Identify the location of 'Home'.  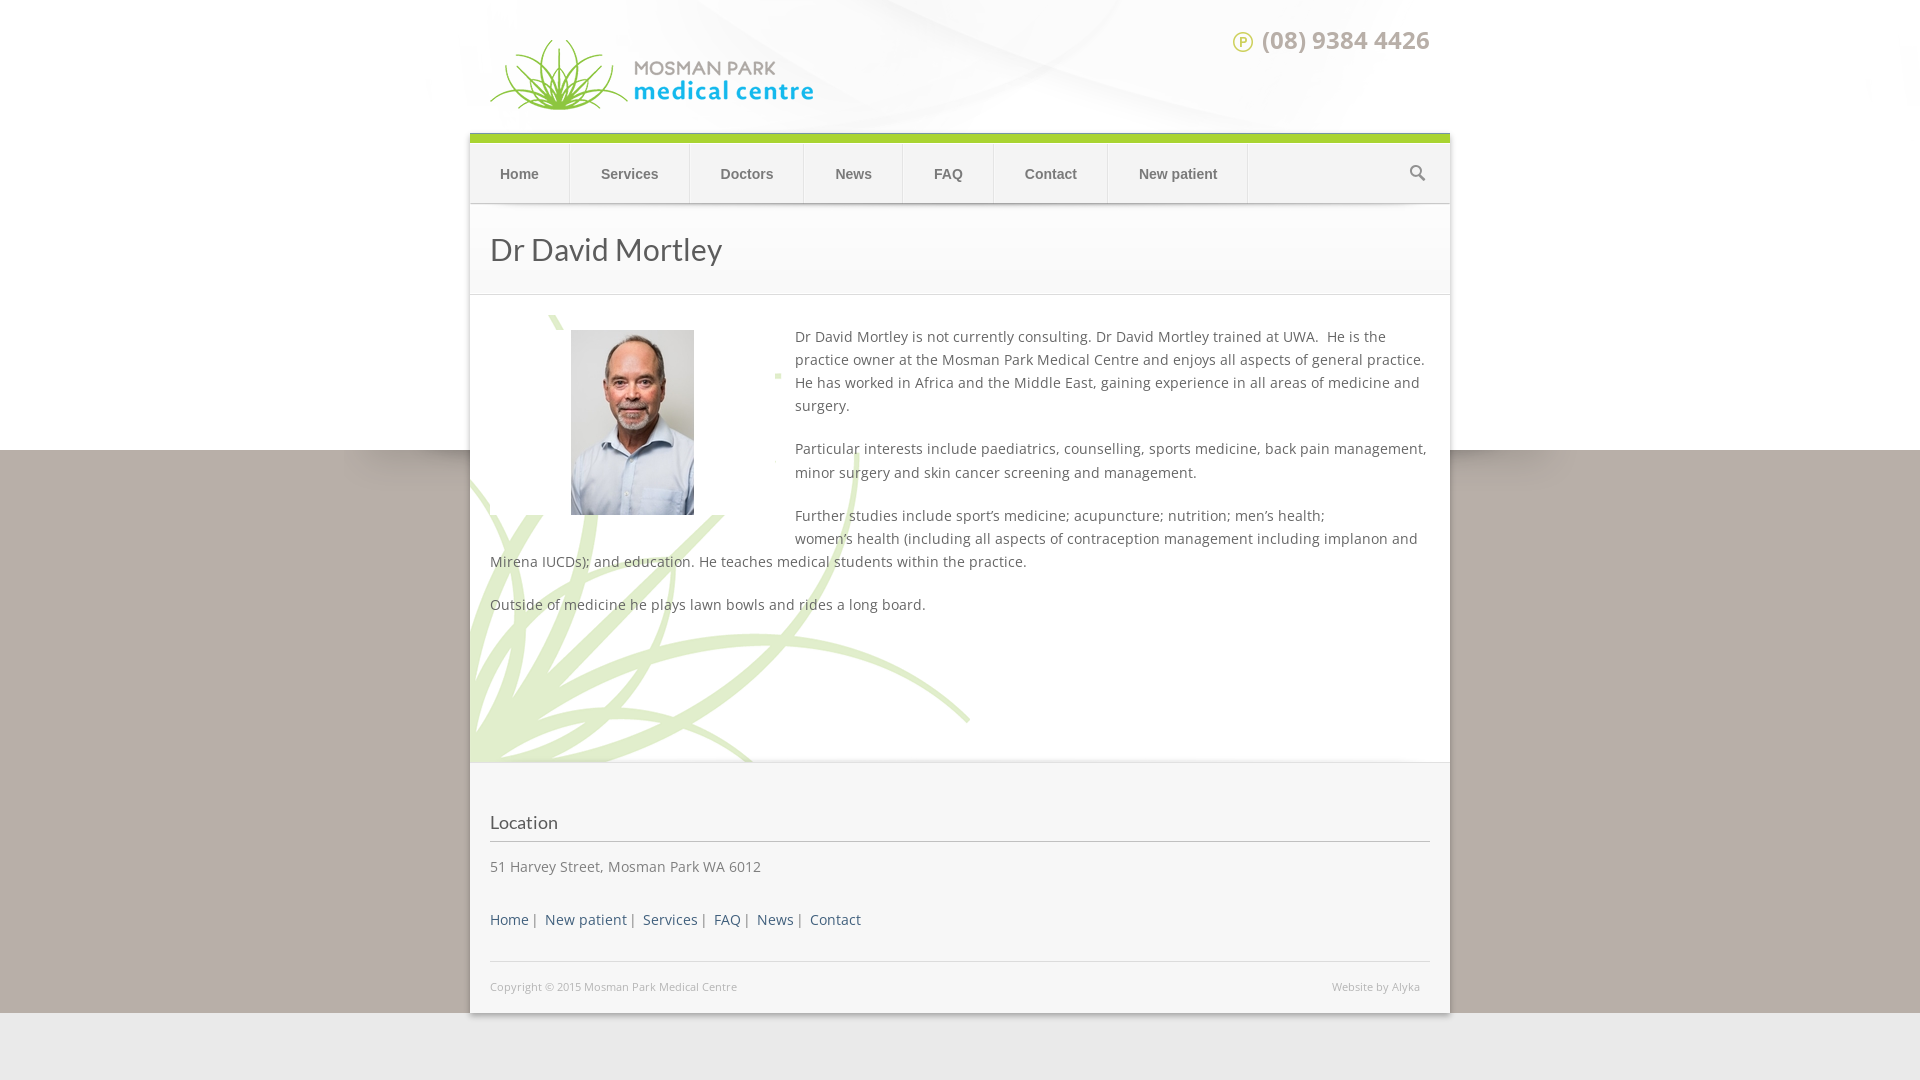
(519, 172).